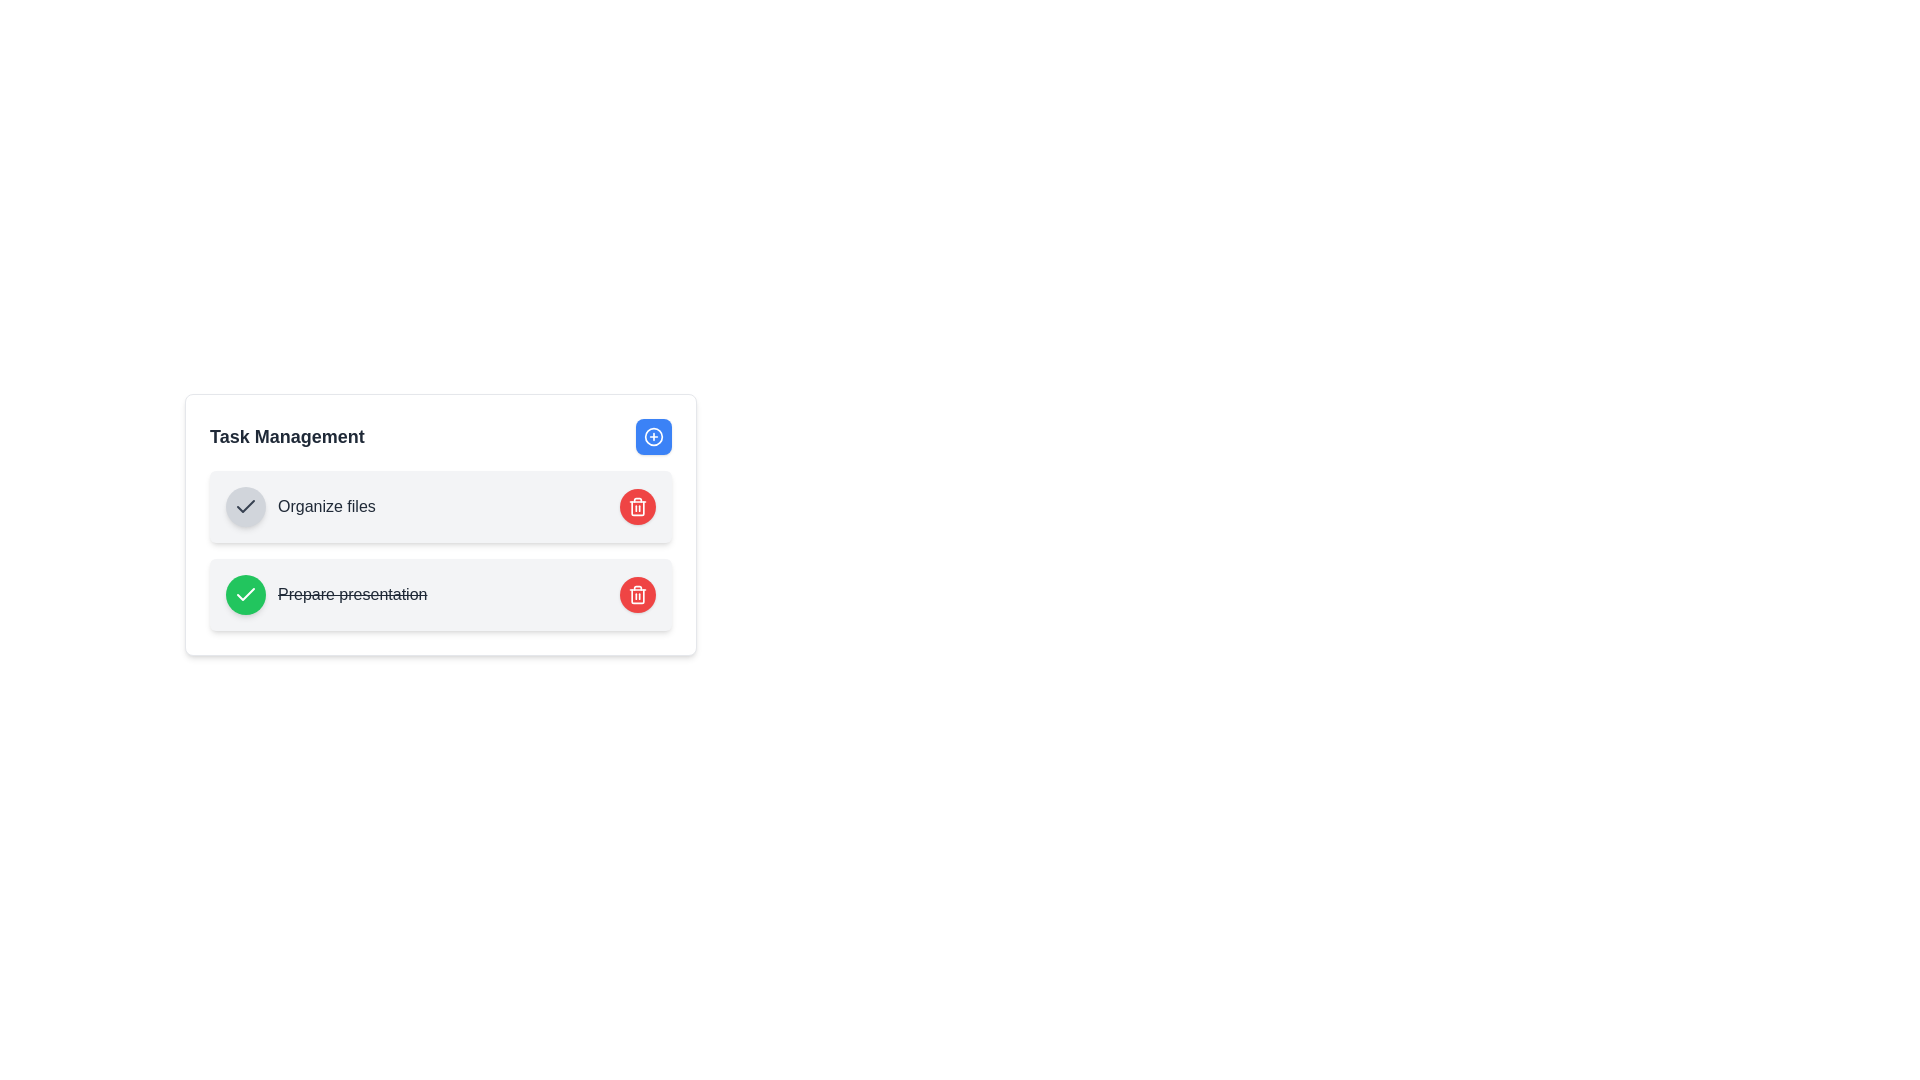  What do you see at coordinates (352, 593) in the screenshot?
I see `the completed task title text, which has a line-through styling, indicating its completion status, positioned between a green checkmark icon and a red trash icon` at bounding box center [352, 593].